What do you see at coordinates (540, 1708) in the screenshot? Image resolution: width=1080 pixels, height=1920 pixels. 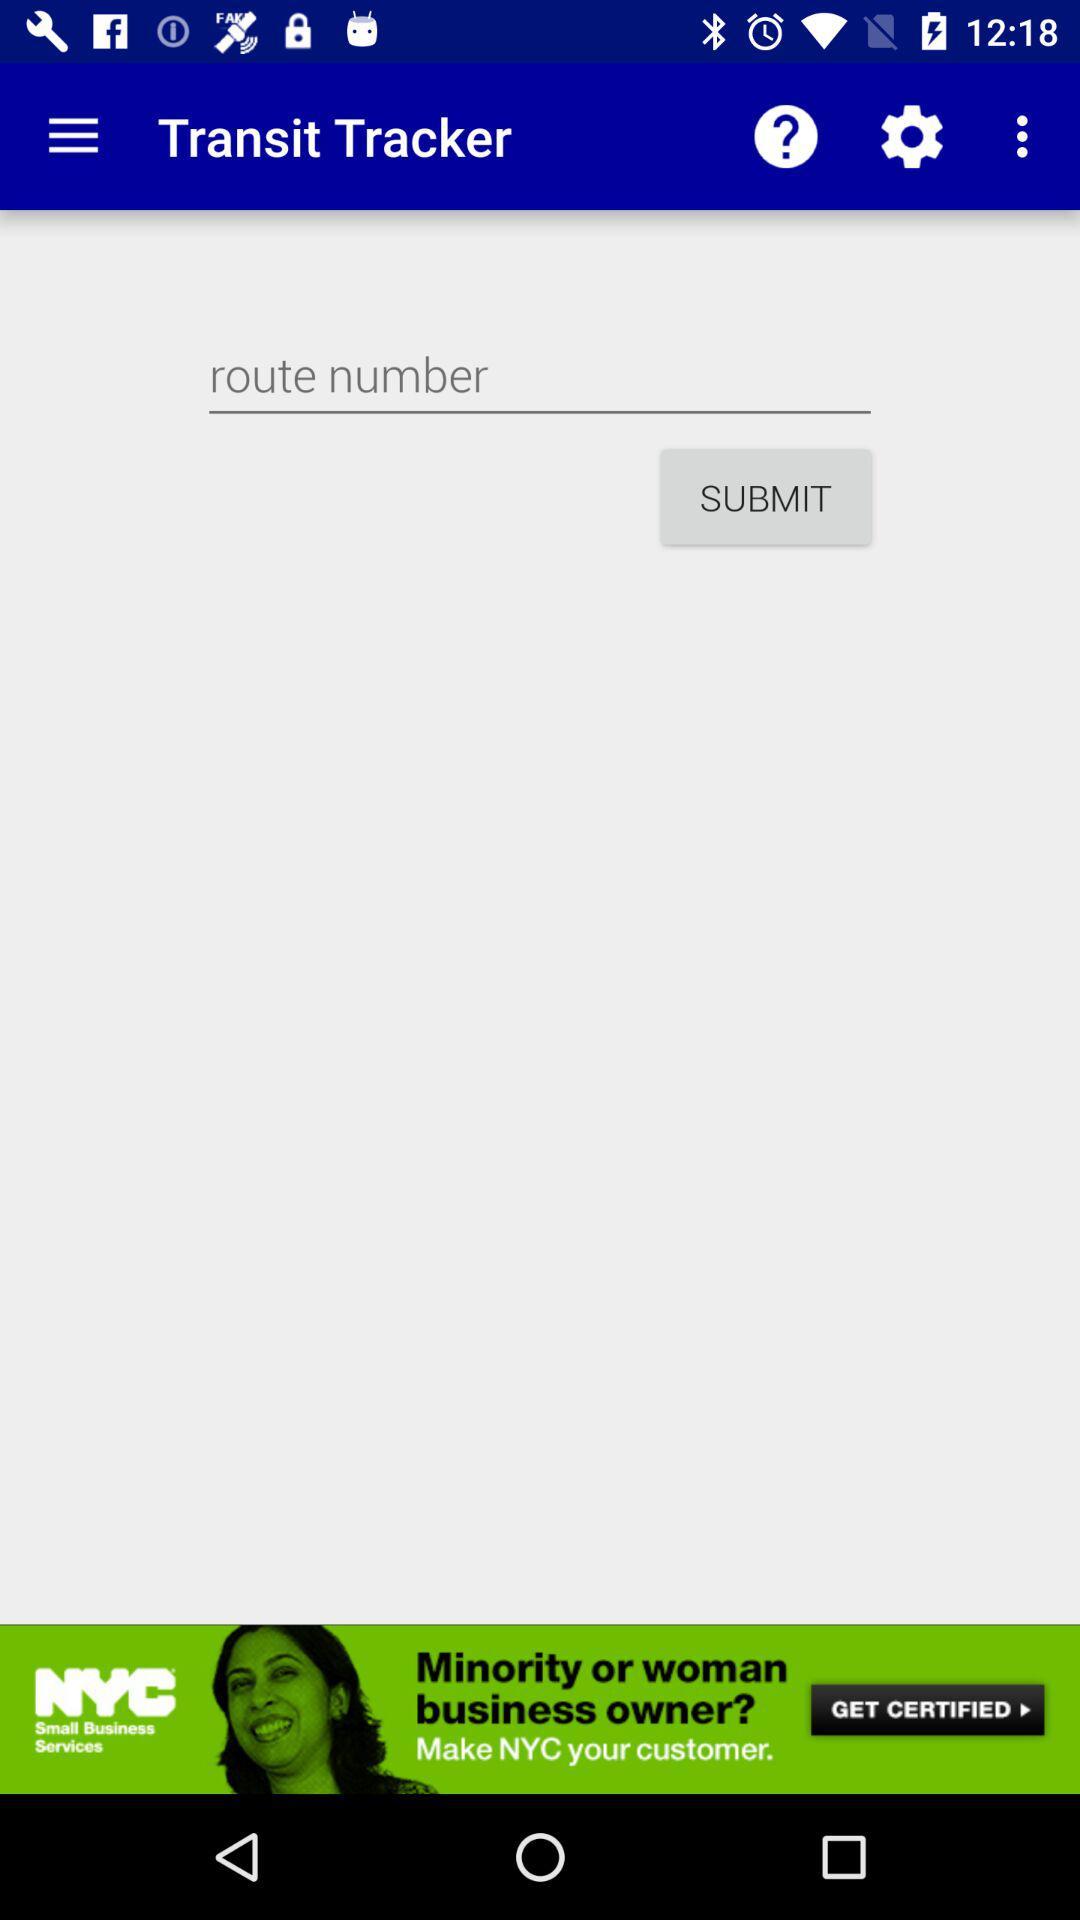 I see `advertisement banner advertisement` at bounding box center [540, 1708].